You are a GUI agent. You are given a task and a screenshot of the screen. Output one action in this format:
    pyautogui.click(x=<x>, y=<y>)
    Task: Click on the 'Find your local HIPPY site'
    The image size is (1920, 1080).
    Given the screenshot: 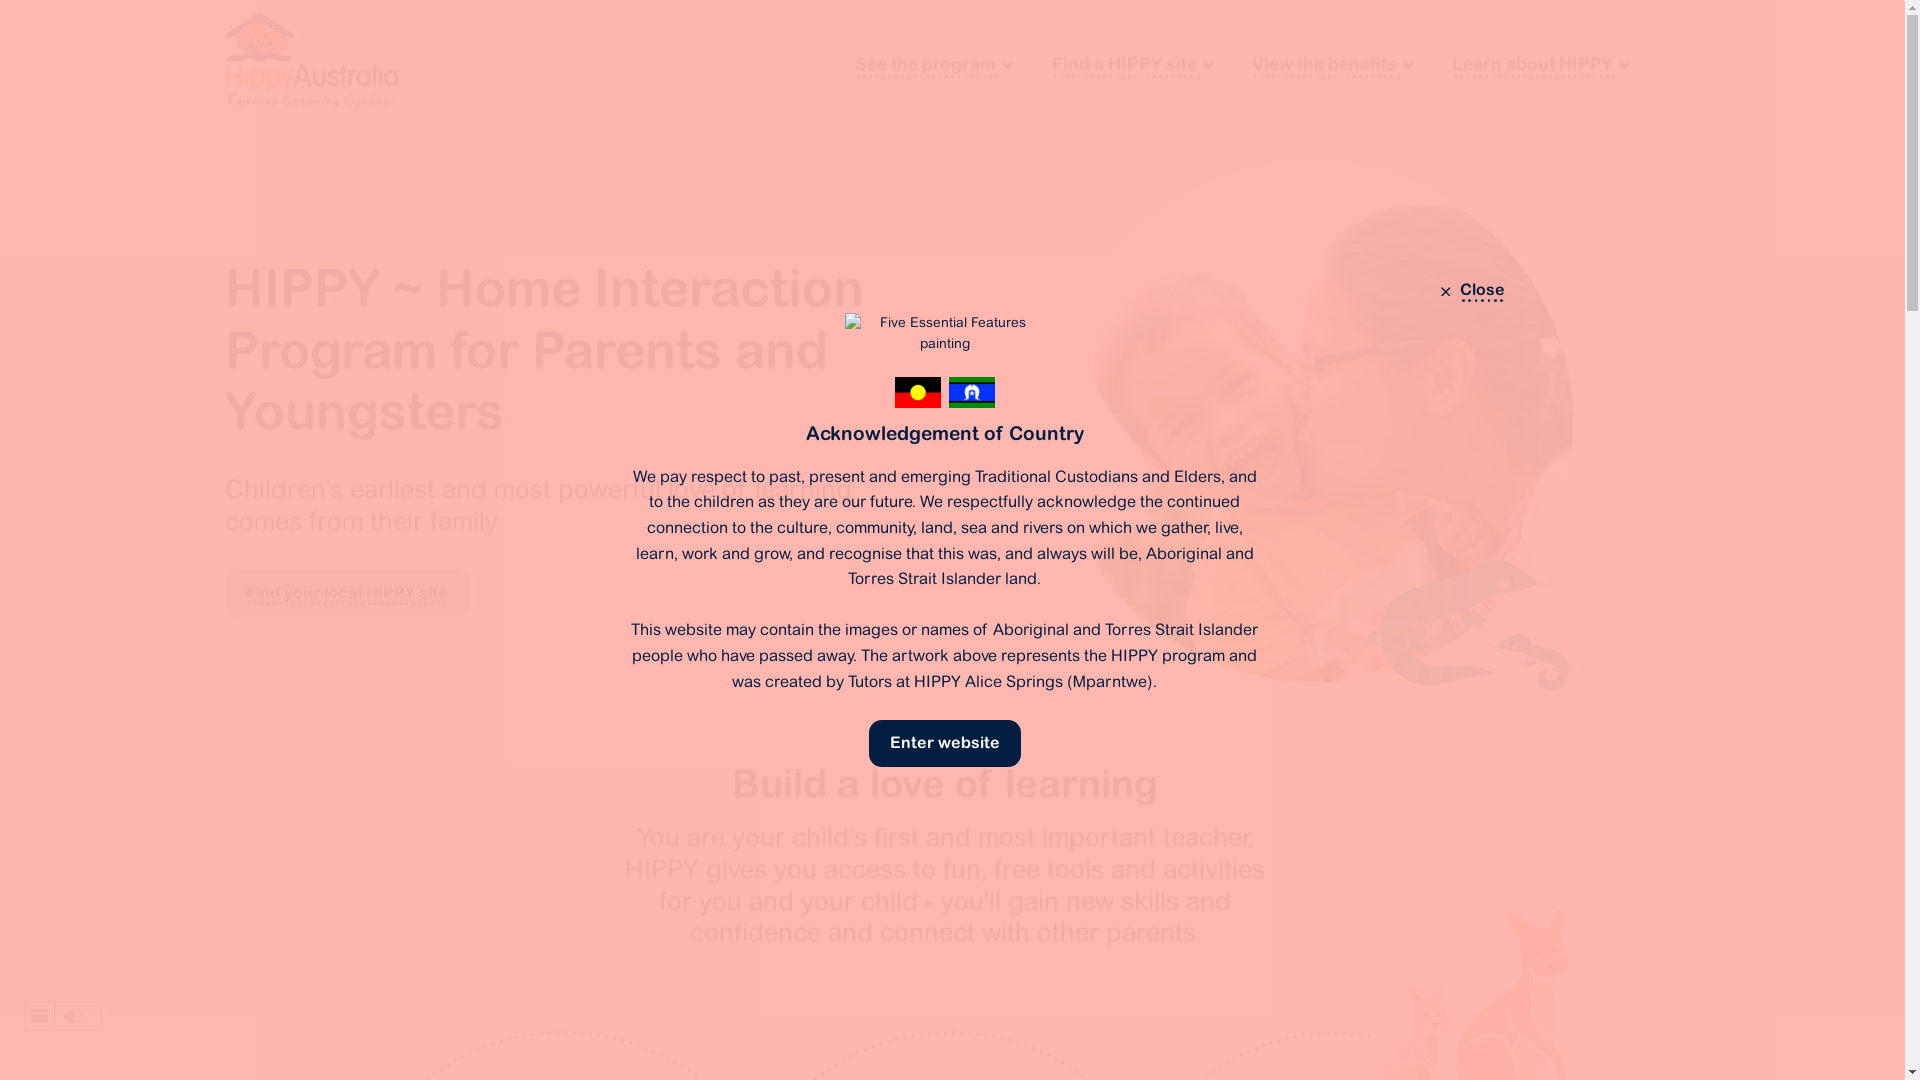 What is the action you would take?
    pyautogui.click(x=346, y=592)
    